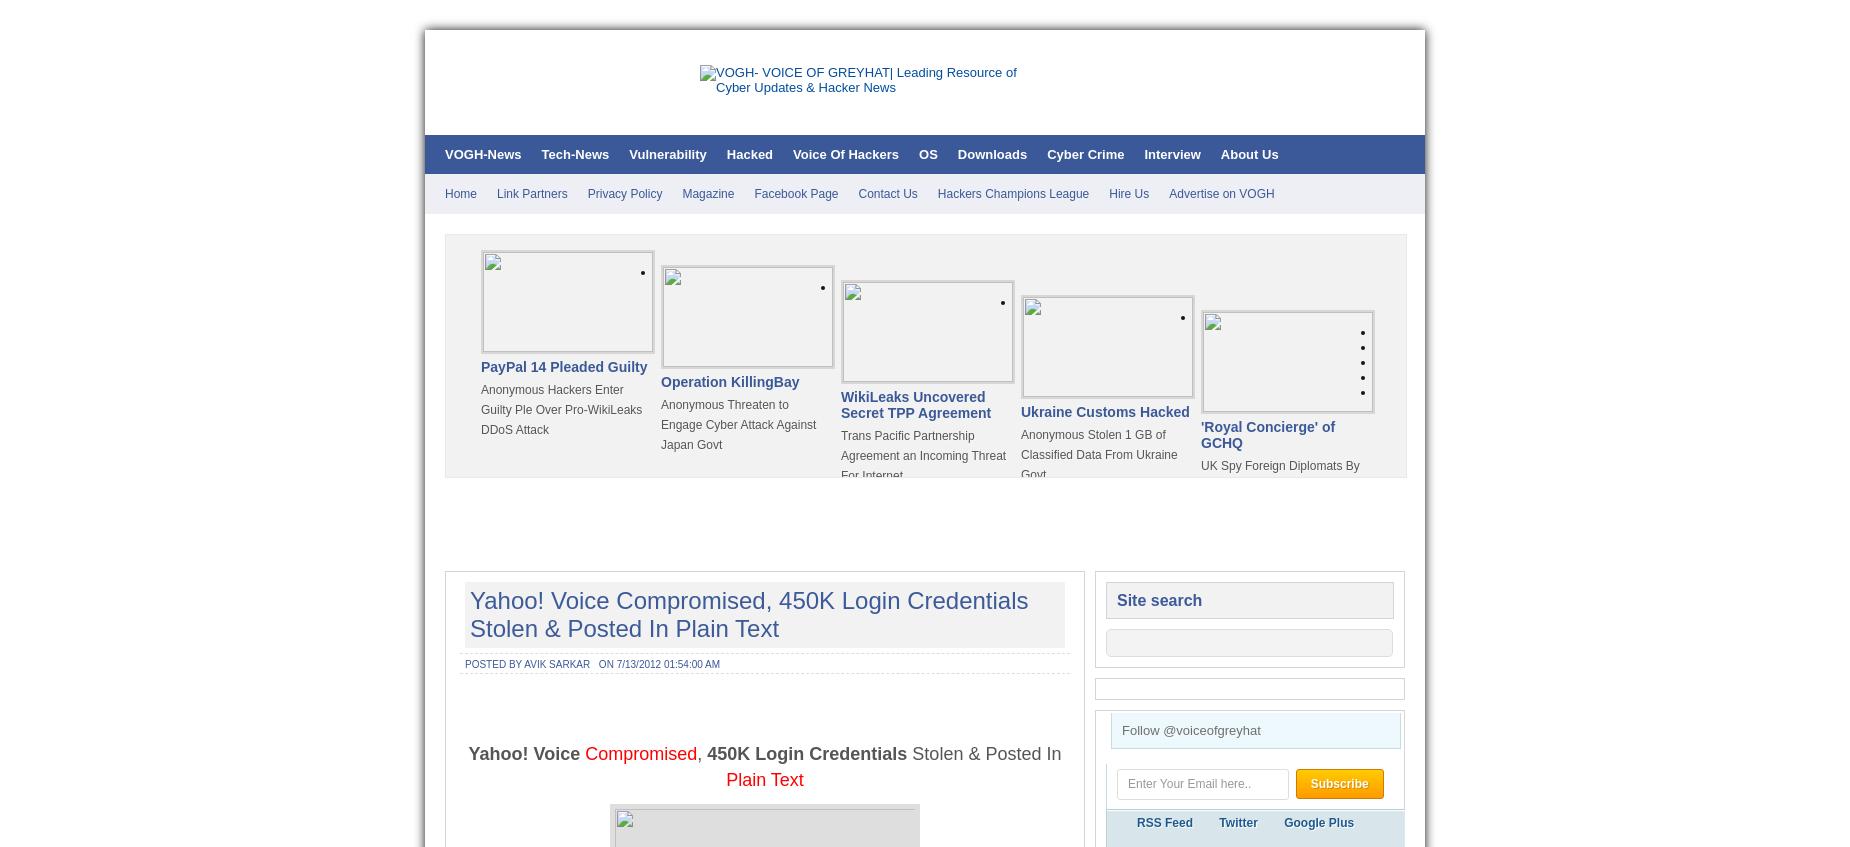 Image resolution: width=1850 pixels, height=847 pixels. What do you see at coordinates (460, 193) in the screenshot?
I see `'Home'` at bounding box center [460, 193].